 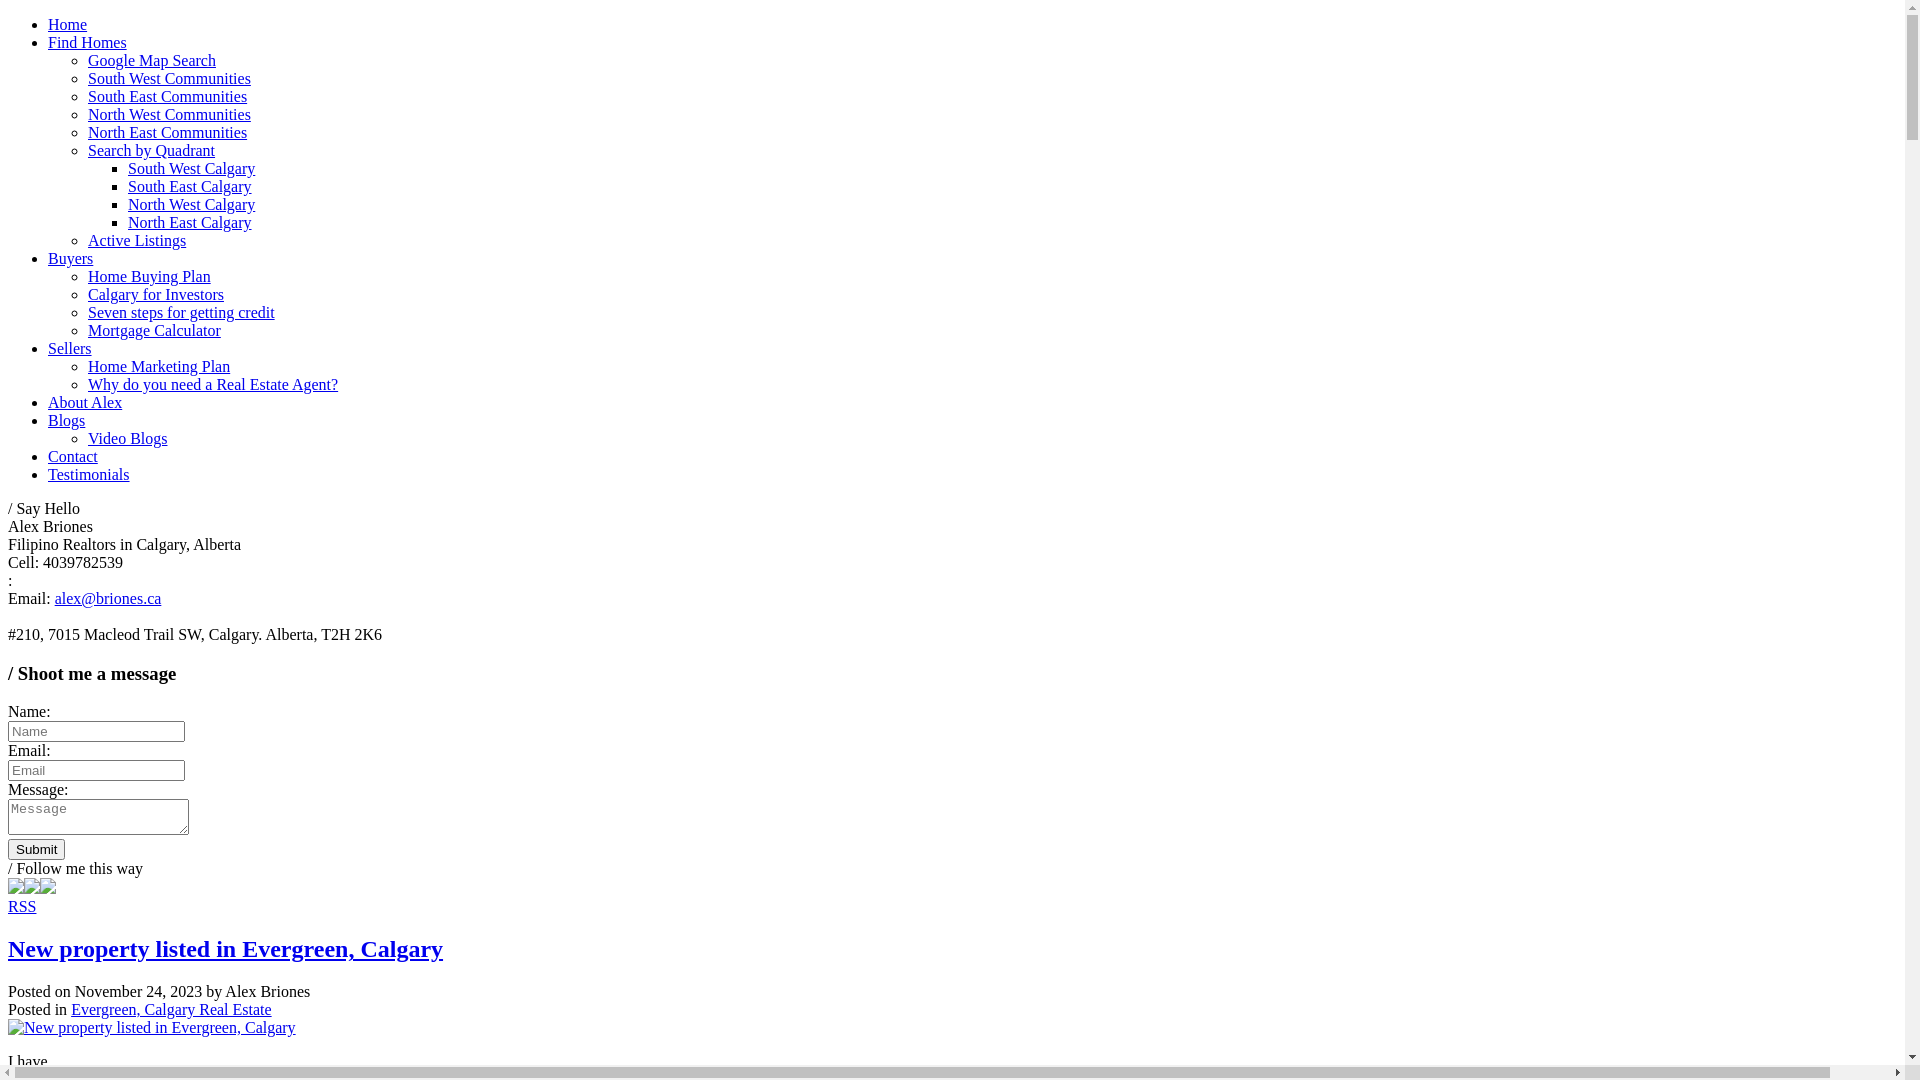 What do you see at coordinates (66, 419) in the screenshot?
I see `'Blogs'` at bounding box center [66, 419].